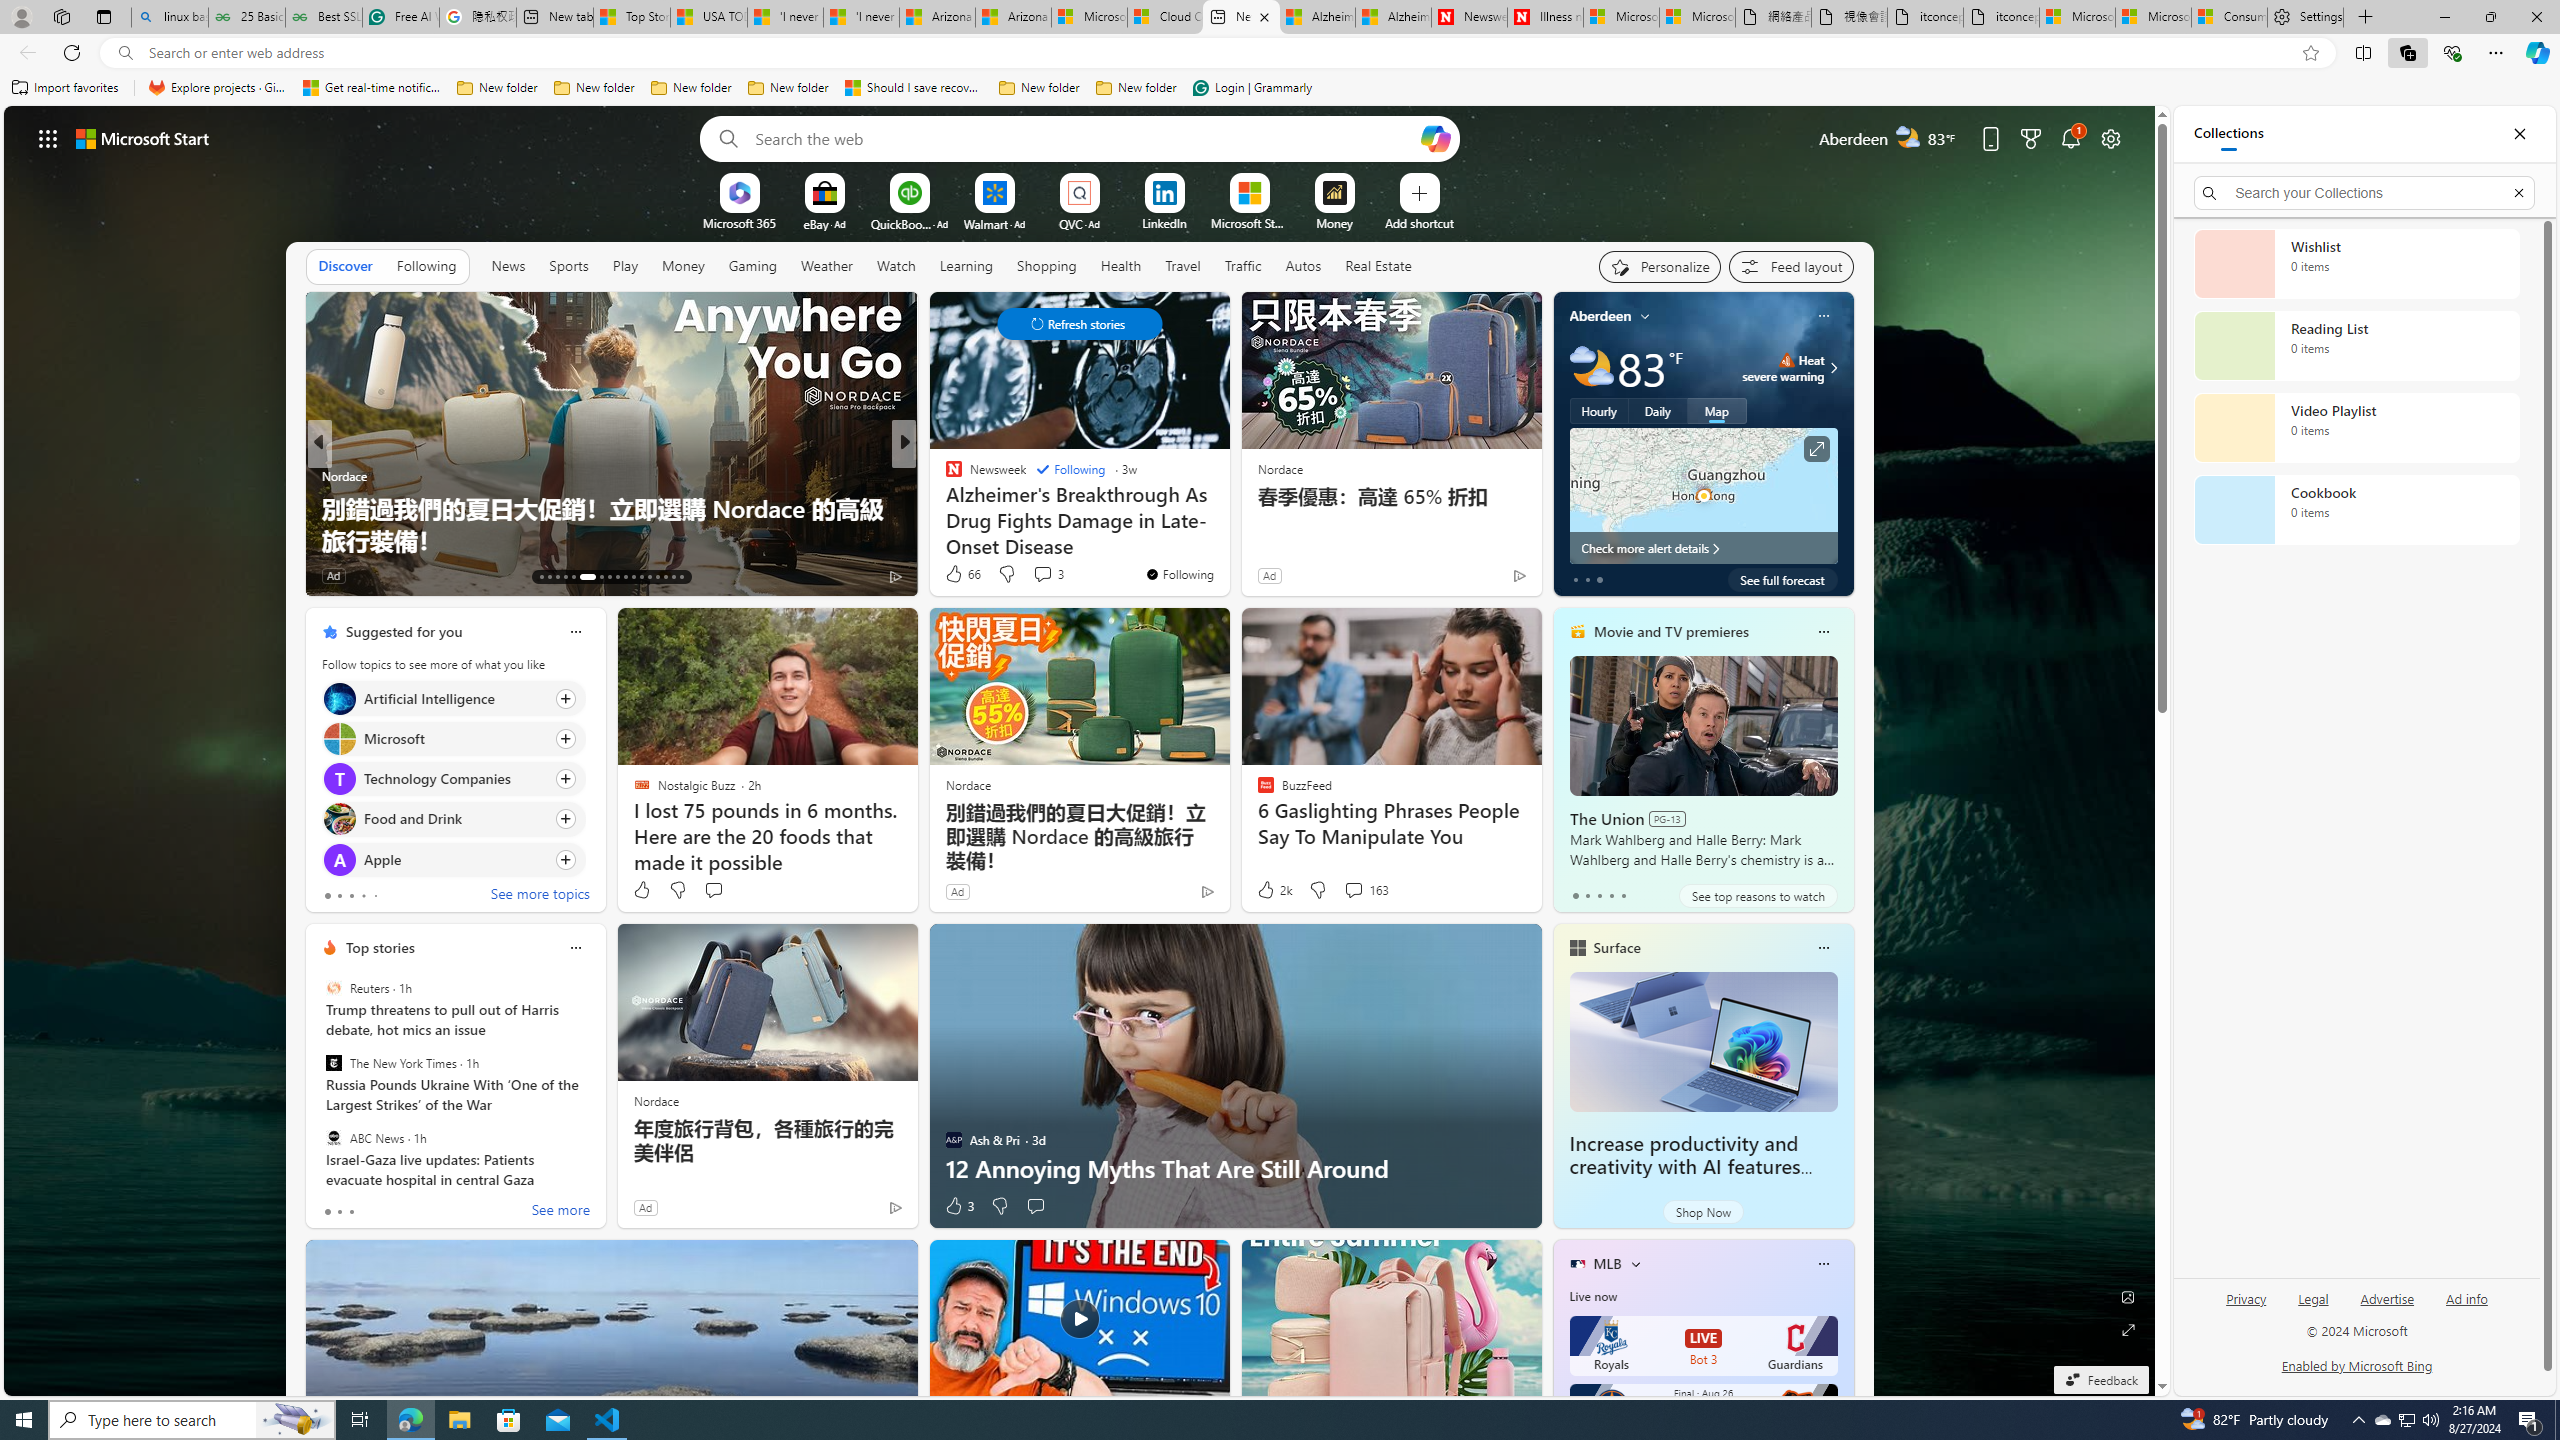 The width and height of the screenshot is (2560, 1440). I want to click on 'AutomationID: tab-22', so click(624, 577).